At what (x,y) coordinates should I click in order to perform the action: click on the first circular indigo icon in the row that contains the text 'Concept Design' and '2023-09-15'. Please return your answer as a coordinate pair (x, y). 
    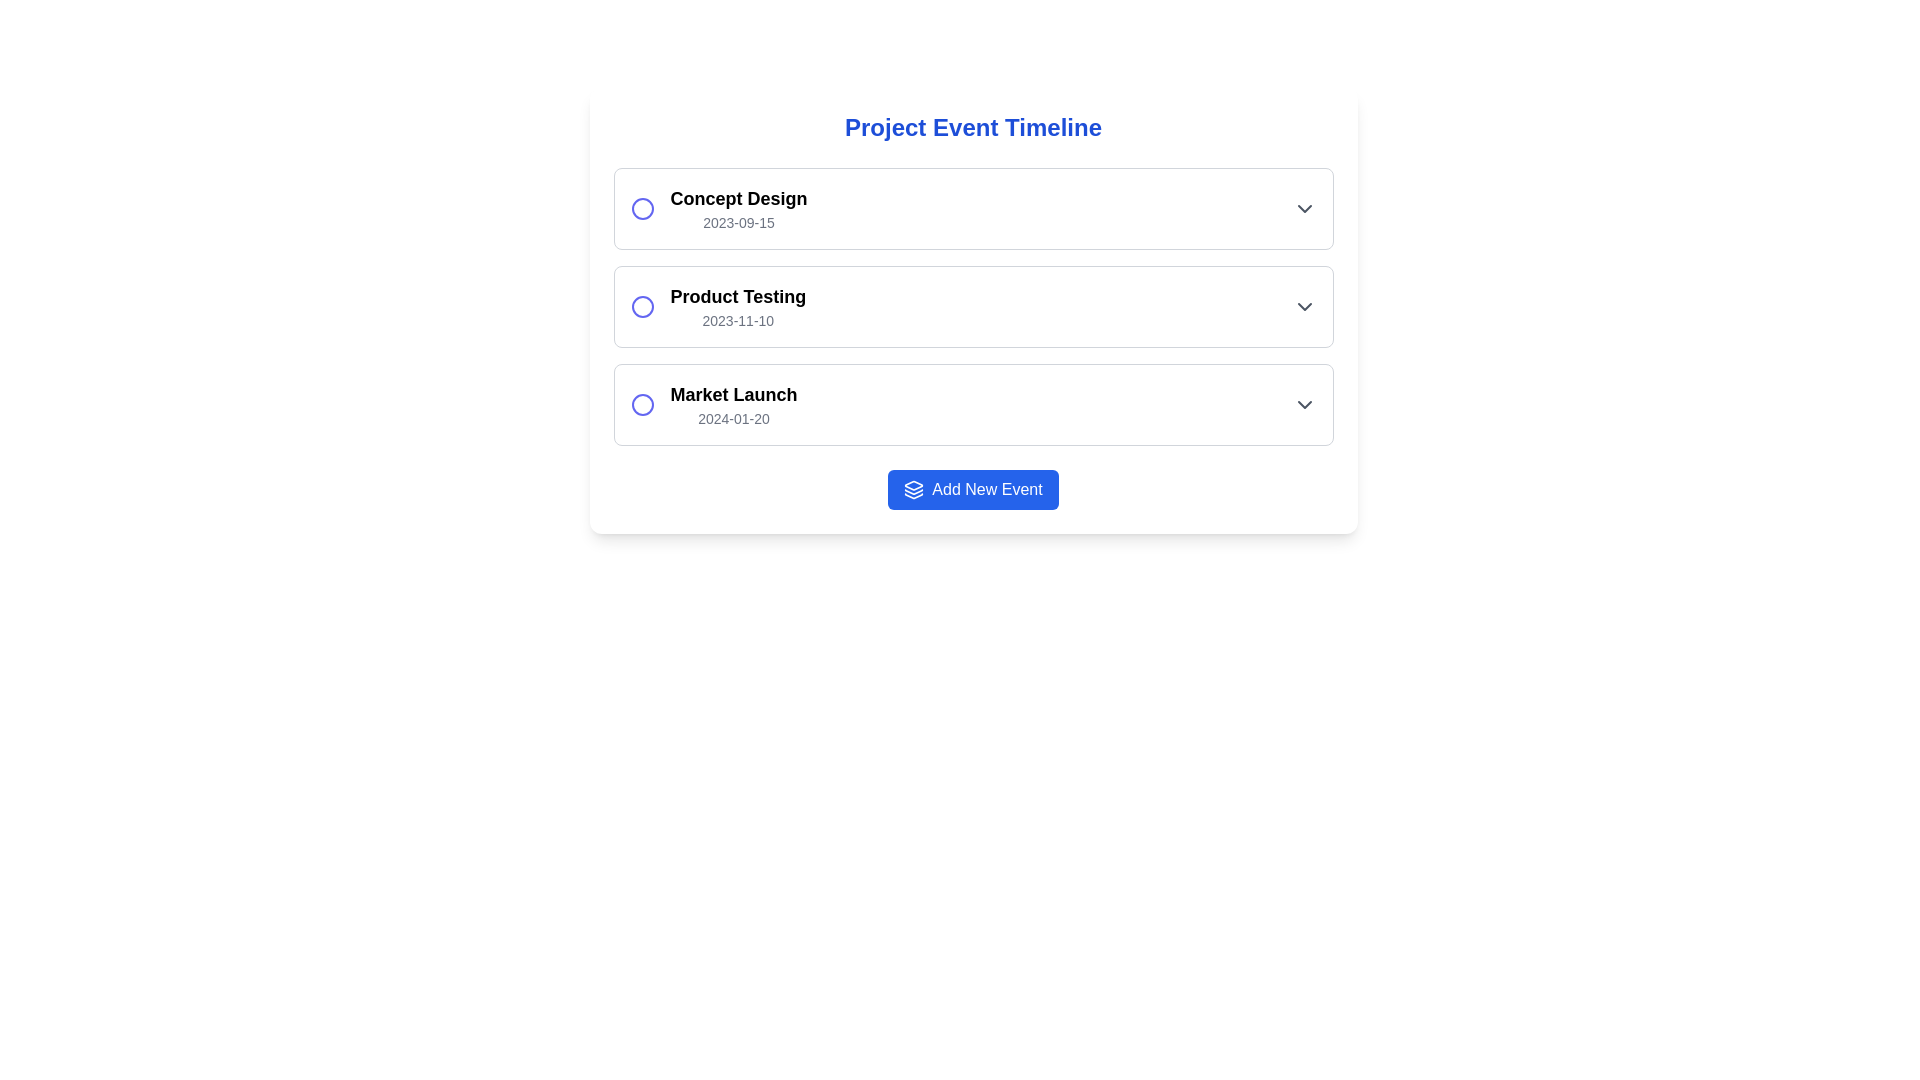
    Looking at the image, I should click on (642, 208).